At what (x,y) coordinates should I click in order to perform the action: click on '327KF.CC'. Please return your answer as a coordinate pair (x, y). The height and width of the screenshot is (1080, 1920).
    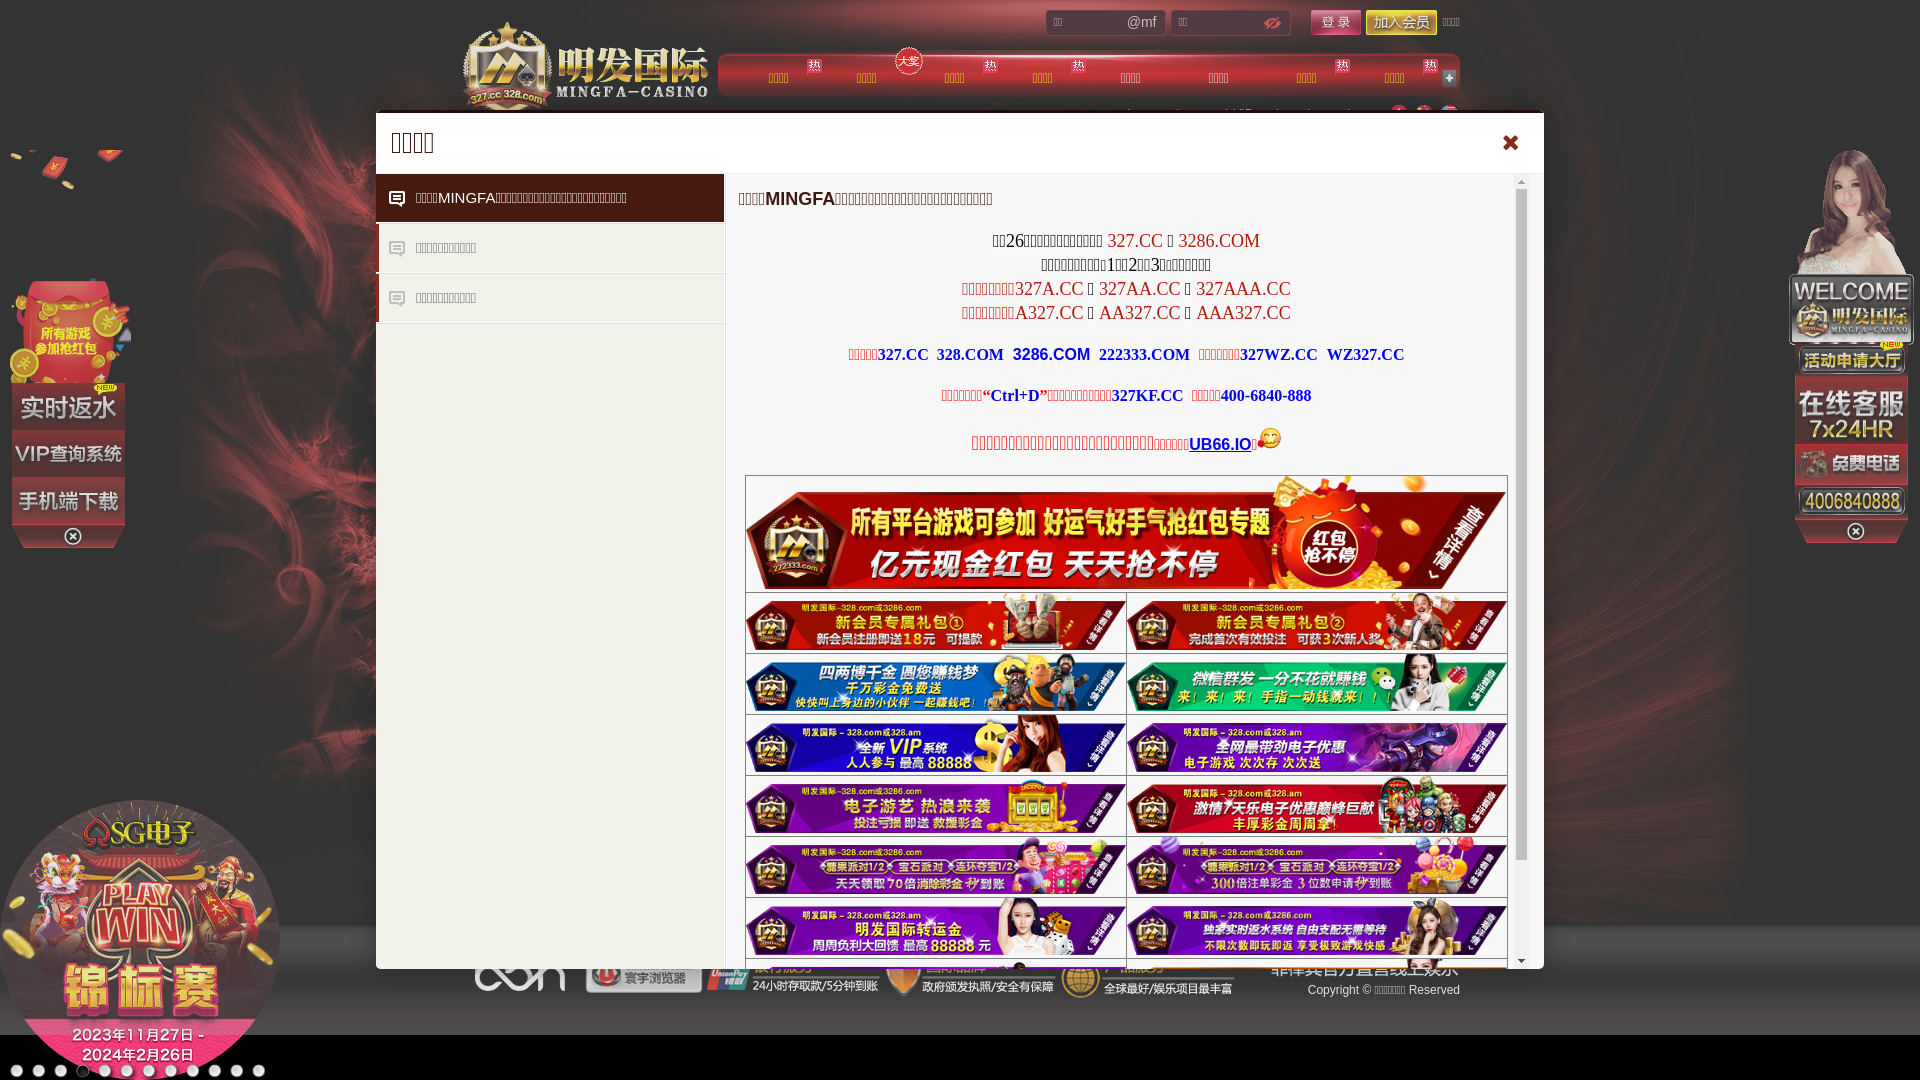
    Looking at the image, I should click on (1147, 395).